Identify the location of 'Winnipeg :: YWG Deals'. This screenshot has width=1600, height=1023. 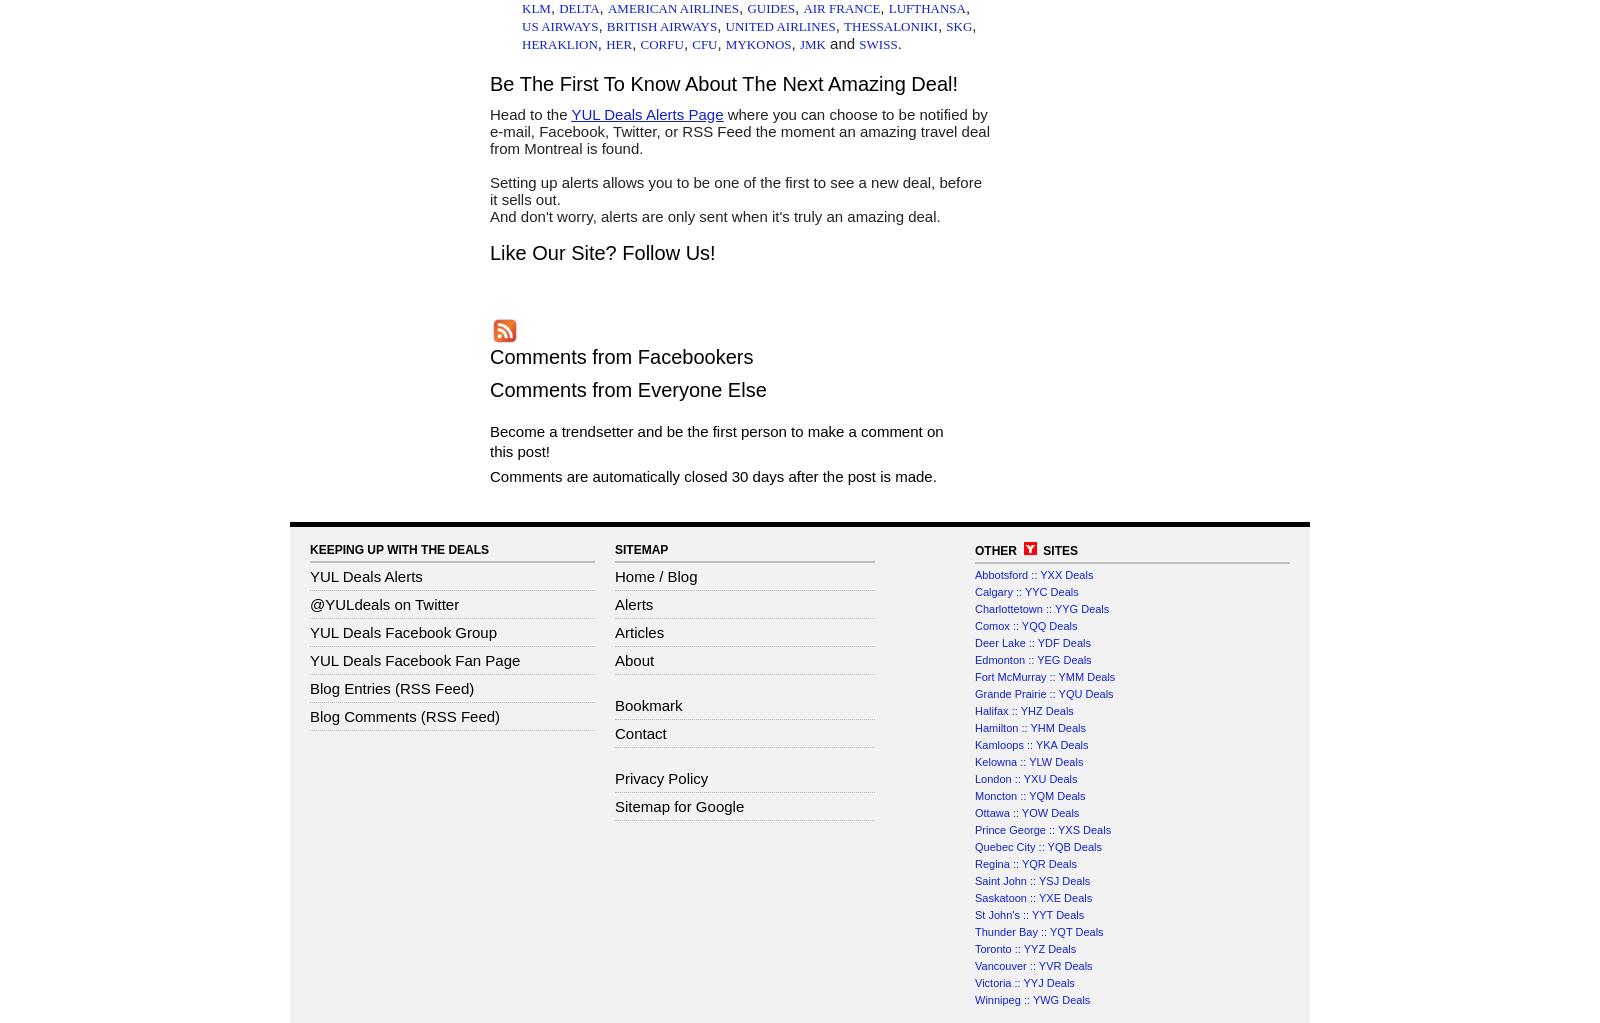
(1032, 997).